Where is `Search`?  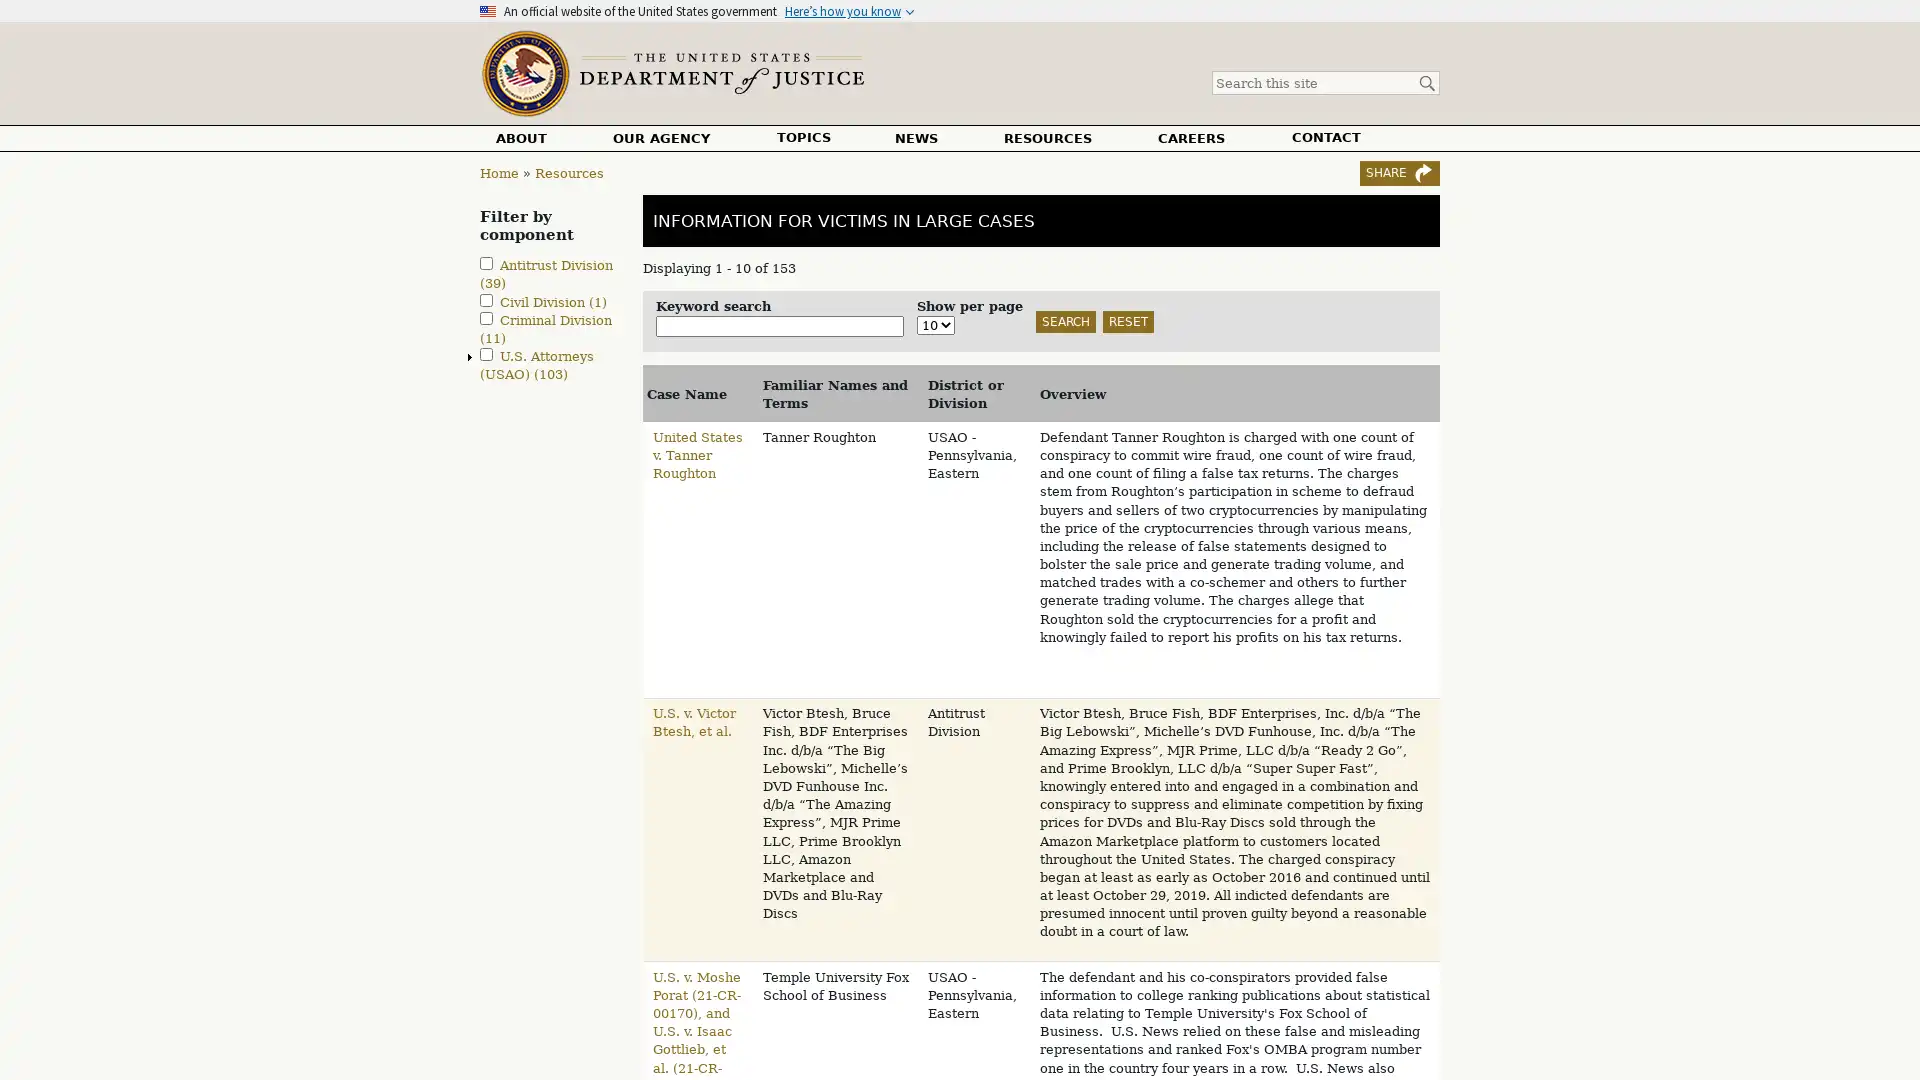 Search is located at coordinates (1425, 83).